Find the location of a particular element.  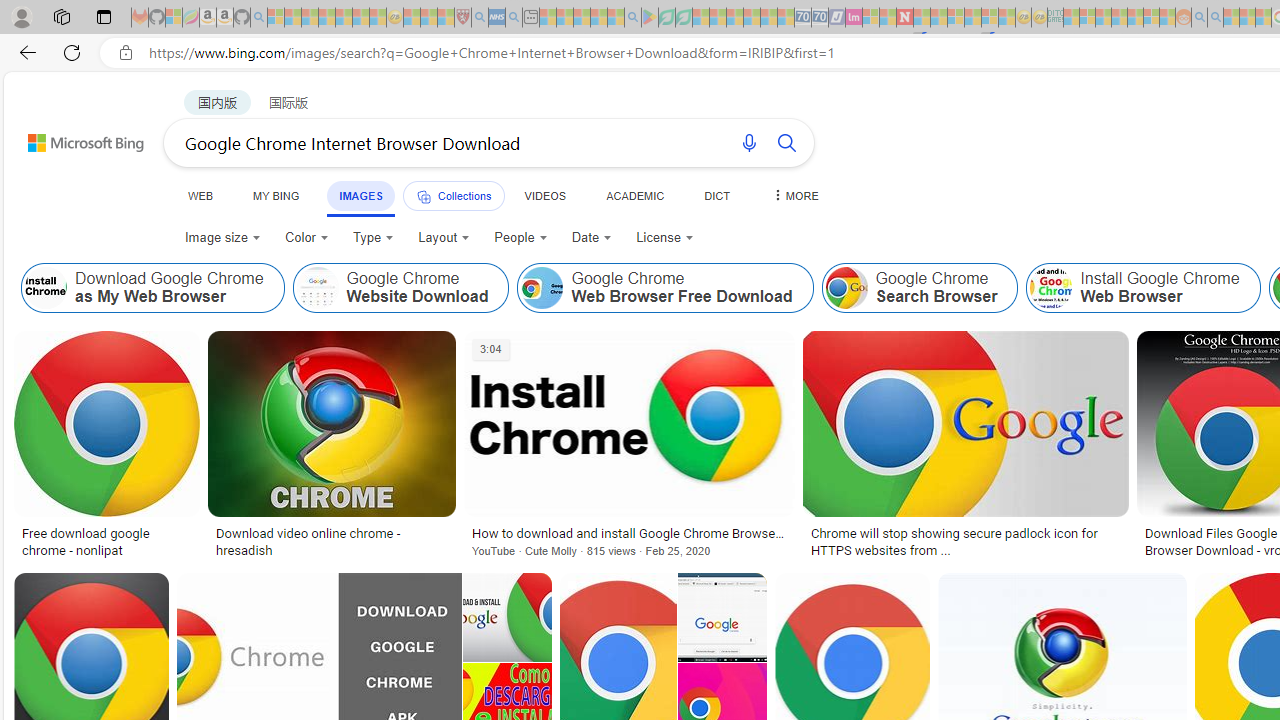

'ACADEMIC' is located at coordinates (634, 195).